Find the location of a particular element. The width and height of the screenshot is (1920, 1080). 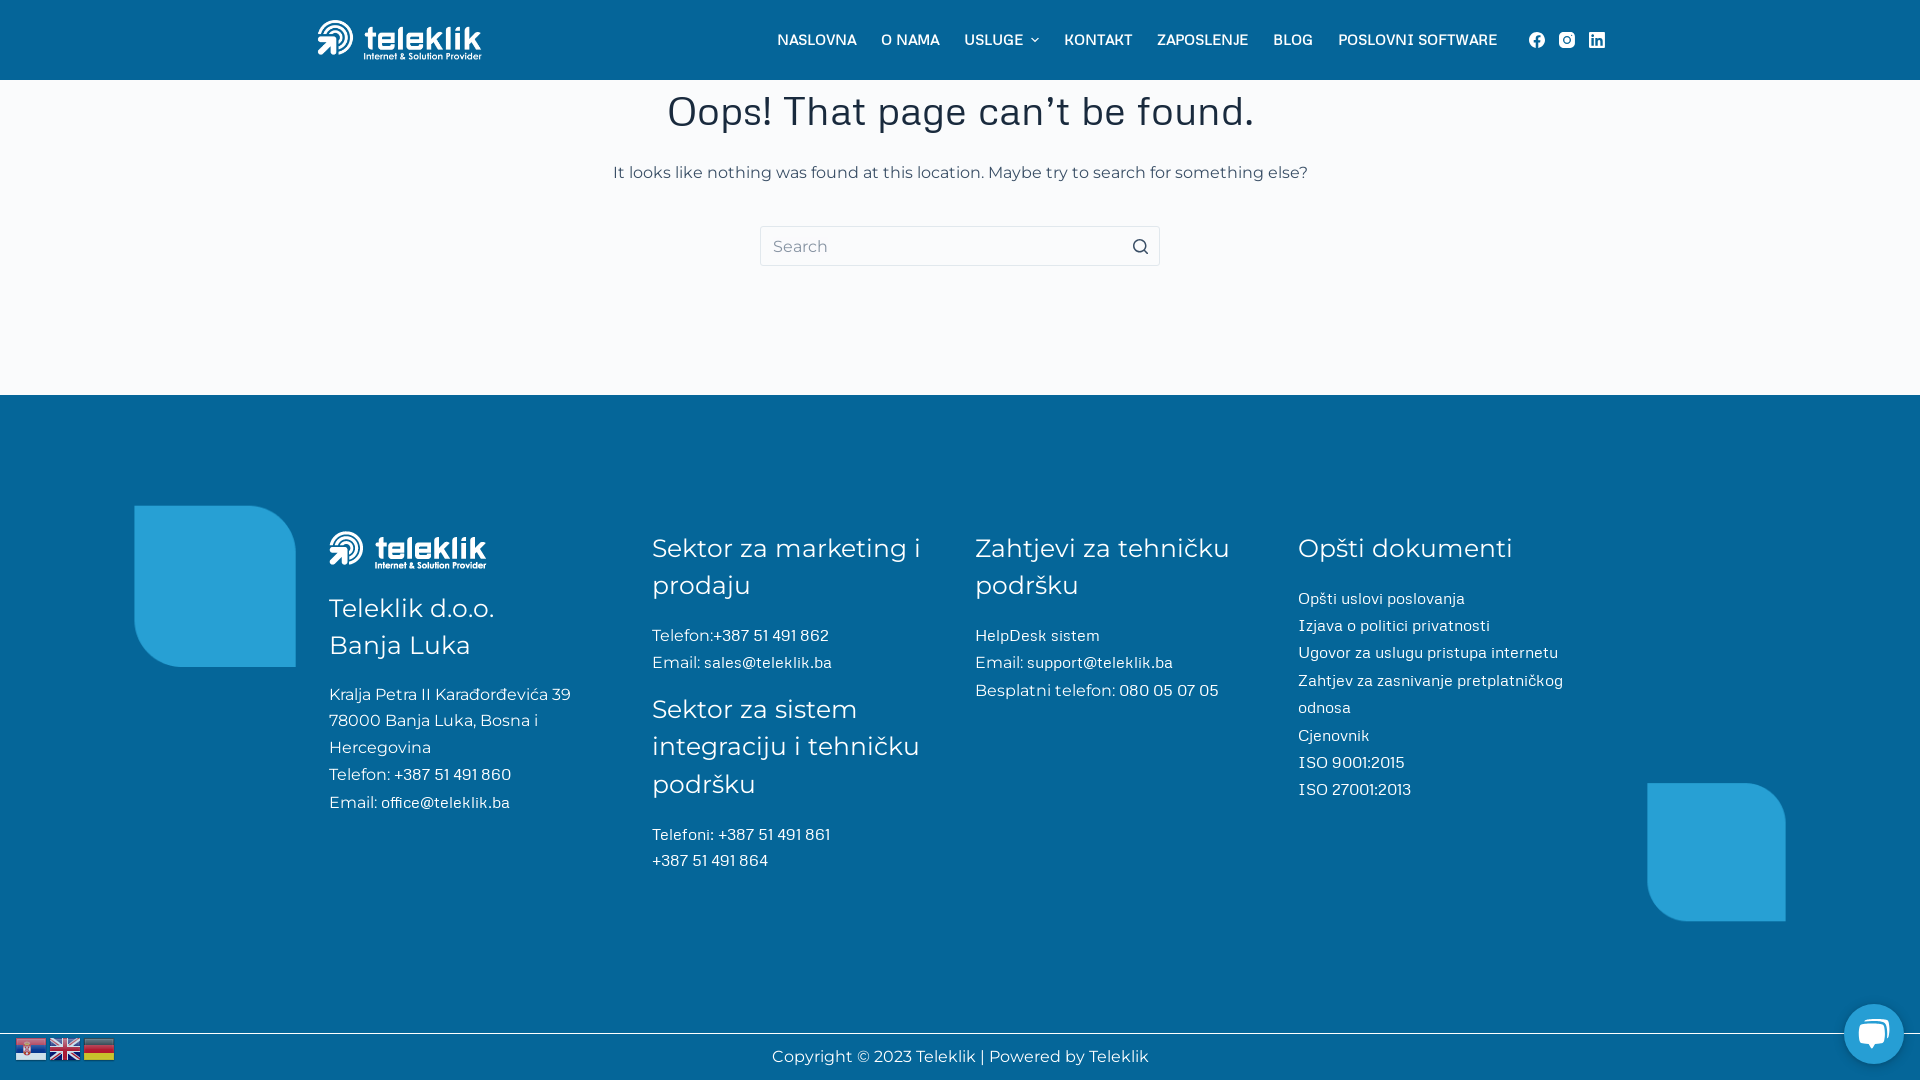

'+387 51 491 860' is located at coordinates (389, 773).